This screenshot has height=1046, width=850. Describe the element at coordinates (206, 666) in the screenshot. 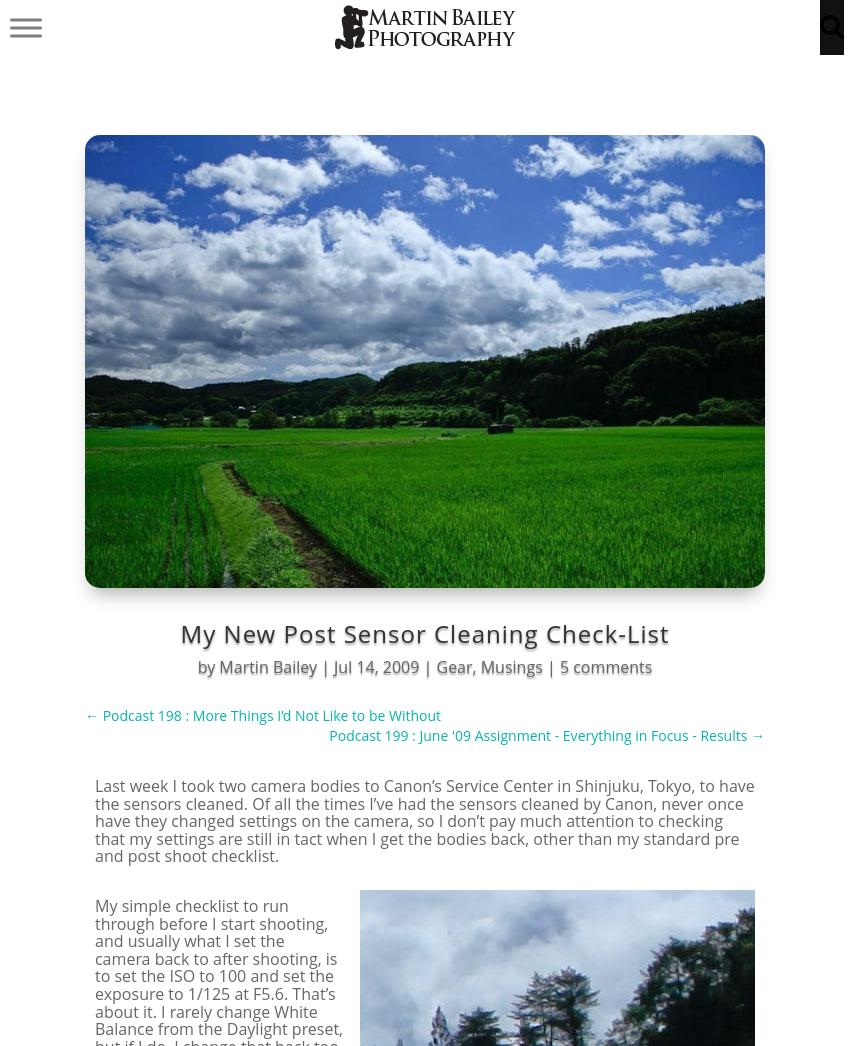

I see `'by'` at that location.